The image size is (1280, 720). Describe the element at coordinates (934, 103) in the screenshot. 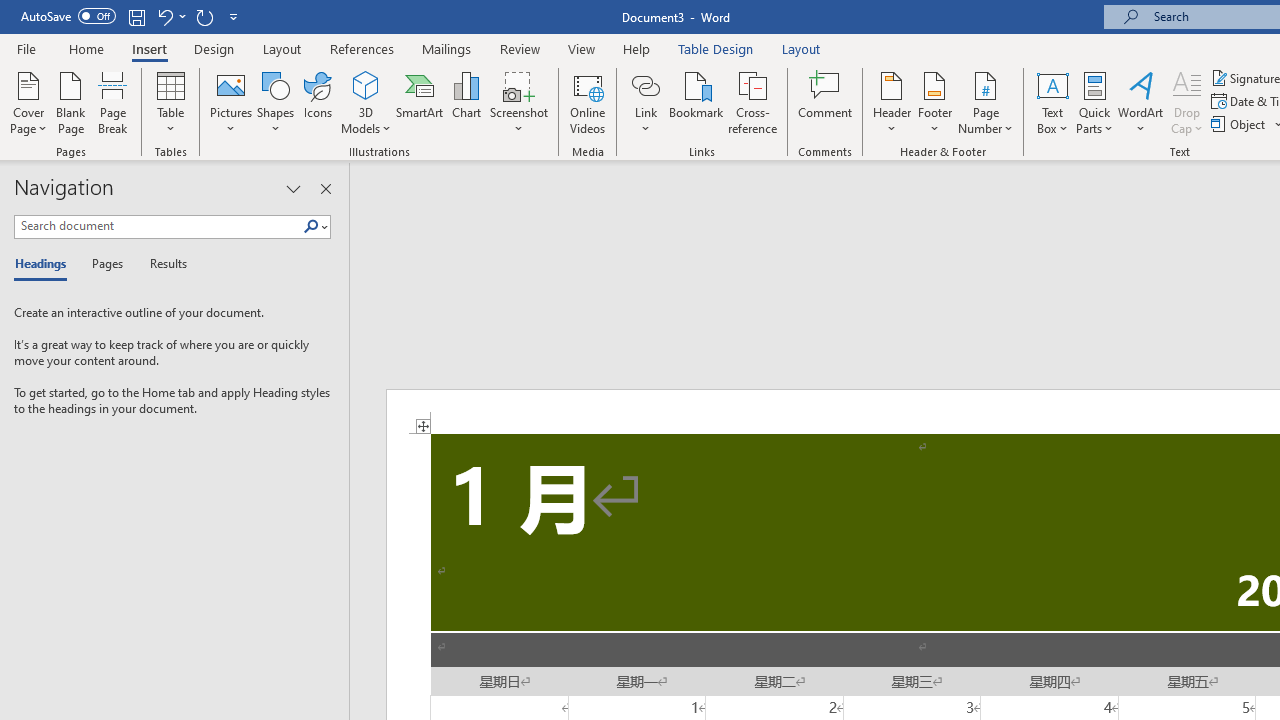

I see `'Footer'` at that location.